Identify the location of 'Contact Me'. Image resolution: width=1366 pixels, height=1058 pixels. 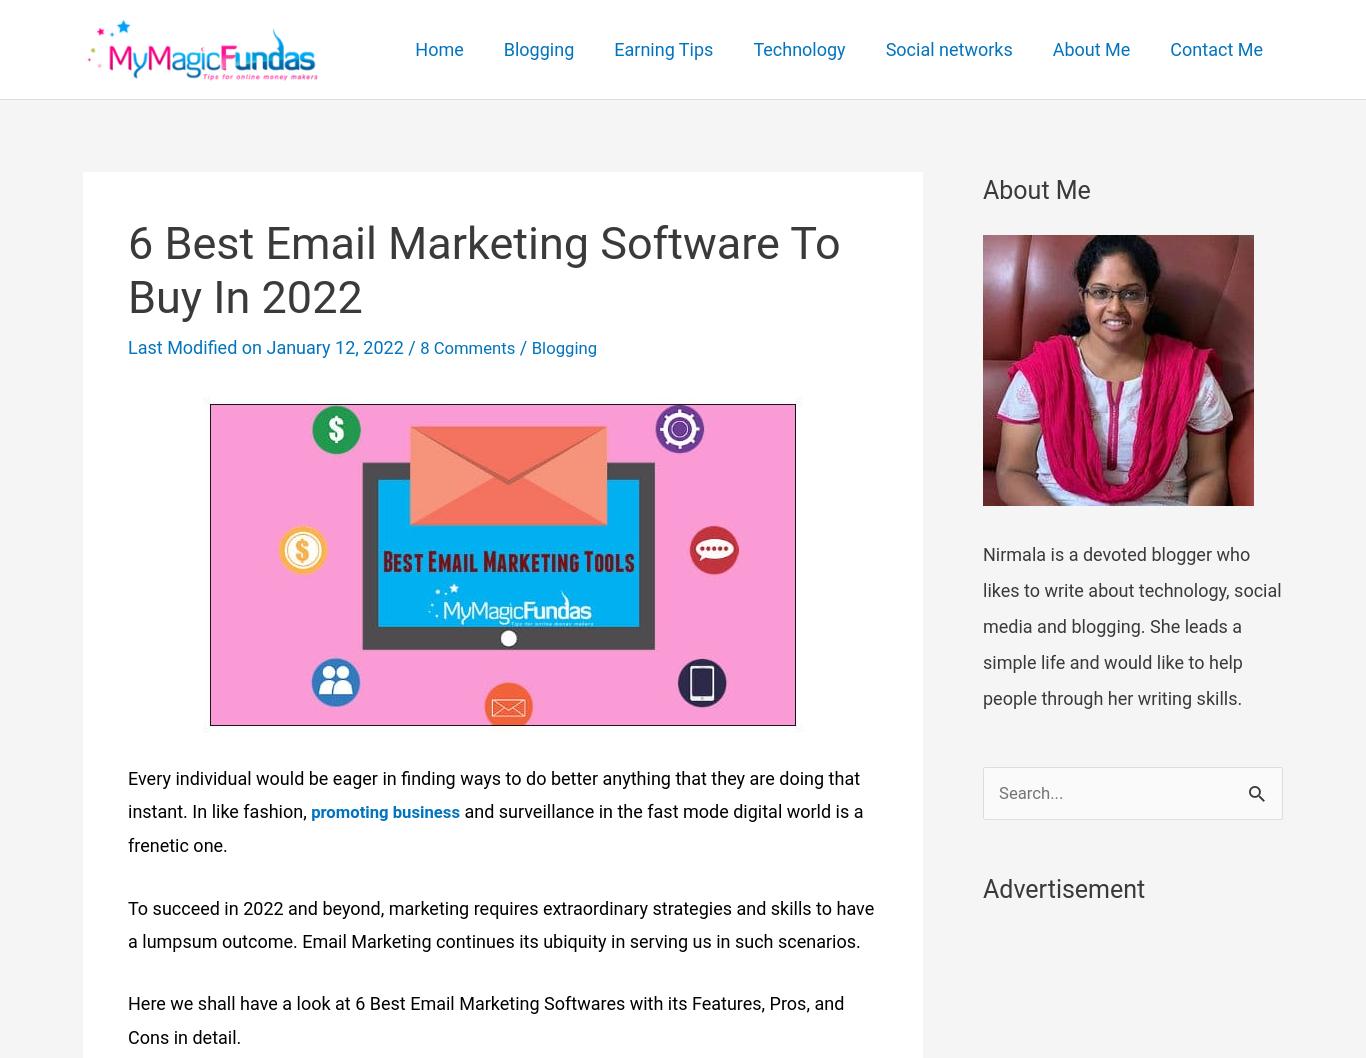
(1218, 48).